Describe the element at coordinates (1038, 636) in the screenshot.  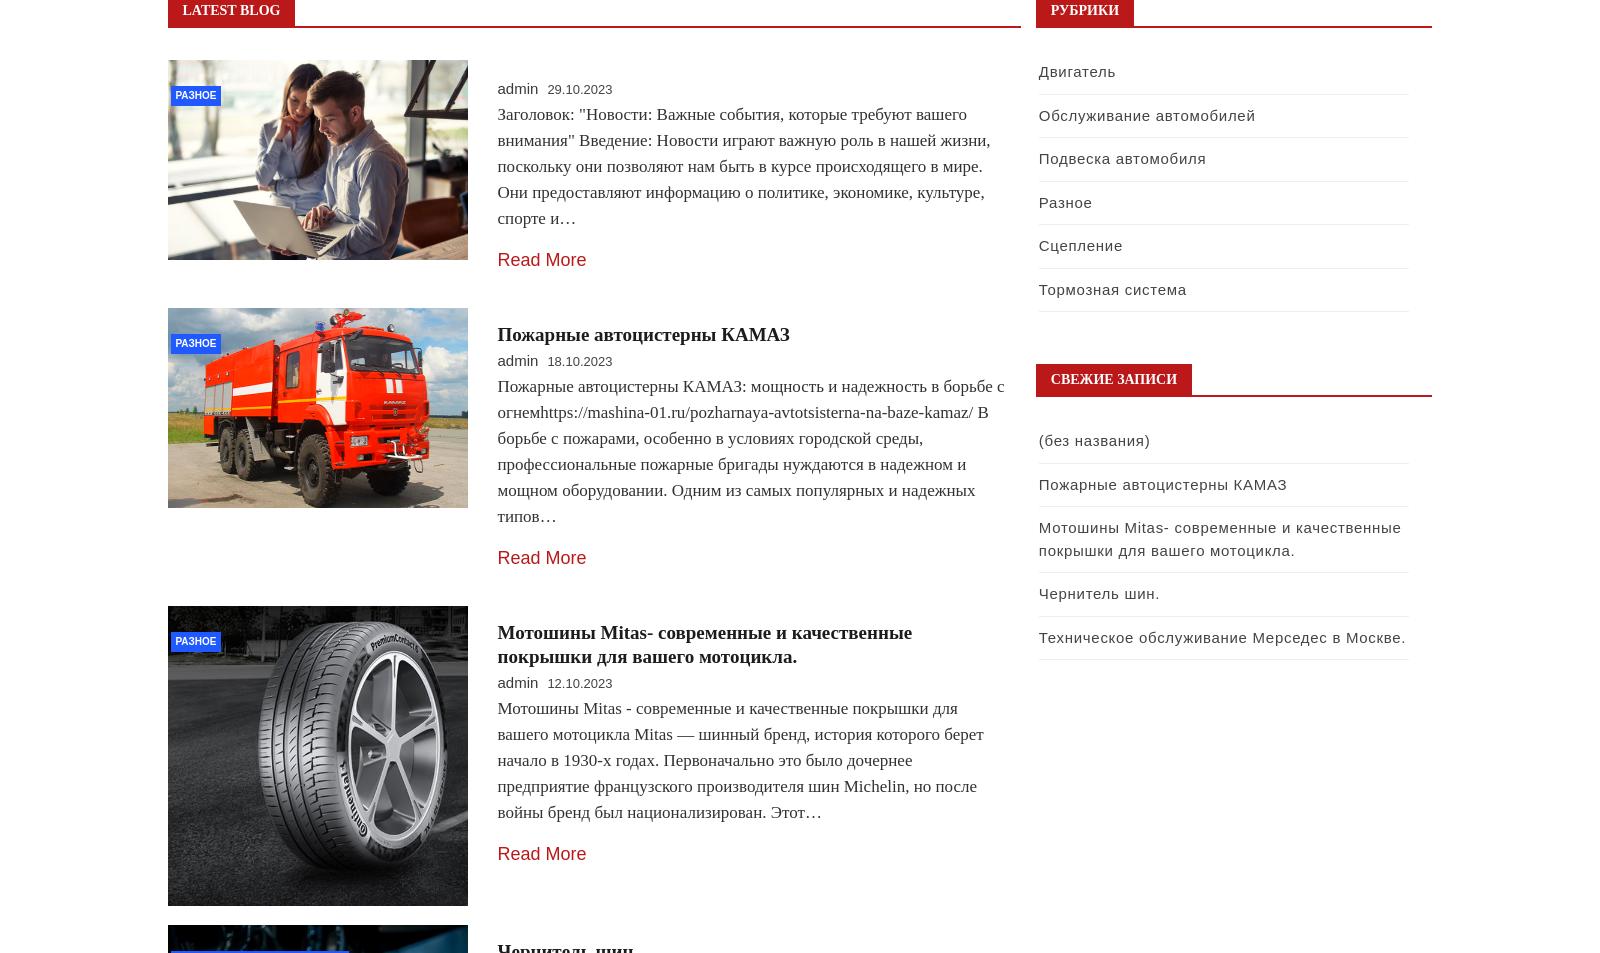
I see `'Техническое обслуживание Мерседес в Москве.'` at that location.